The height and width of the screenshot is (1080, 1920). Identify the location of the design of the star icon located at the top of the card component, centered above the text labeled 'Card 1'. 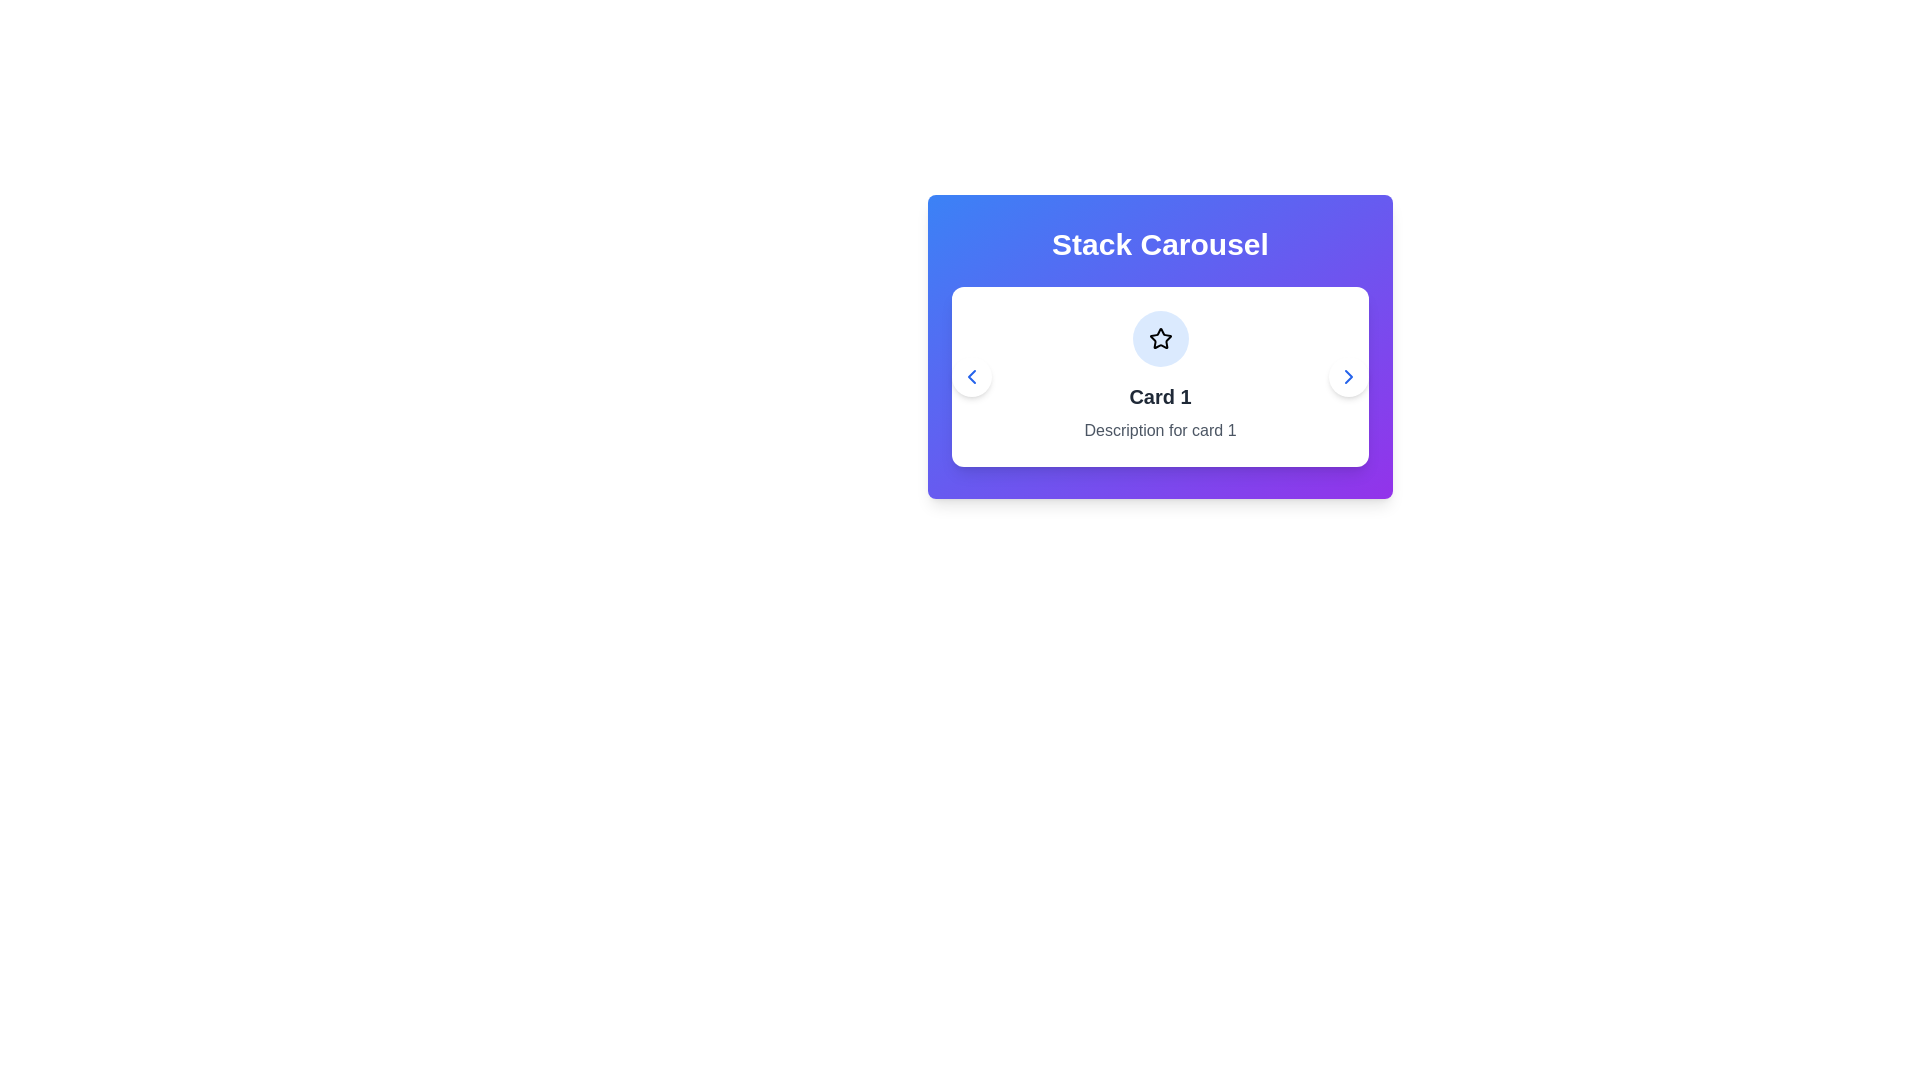
(1160, 337).